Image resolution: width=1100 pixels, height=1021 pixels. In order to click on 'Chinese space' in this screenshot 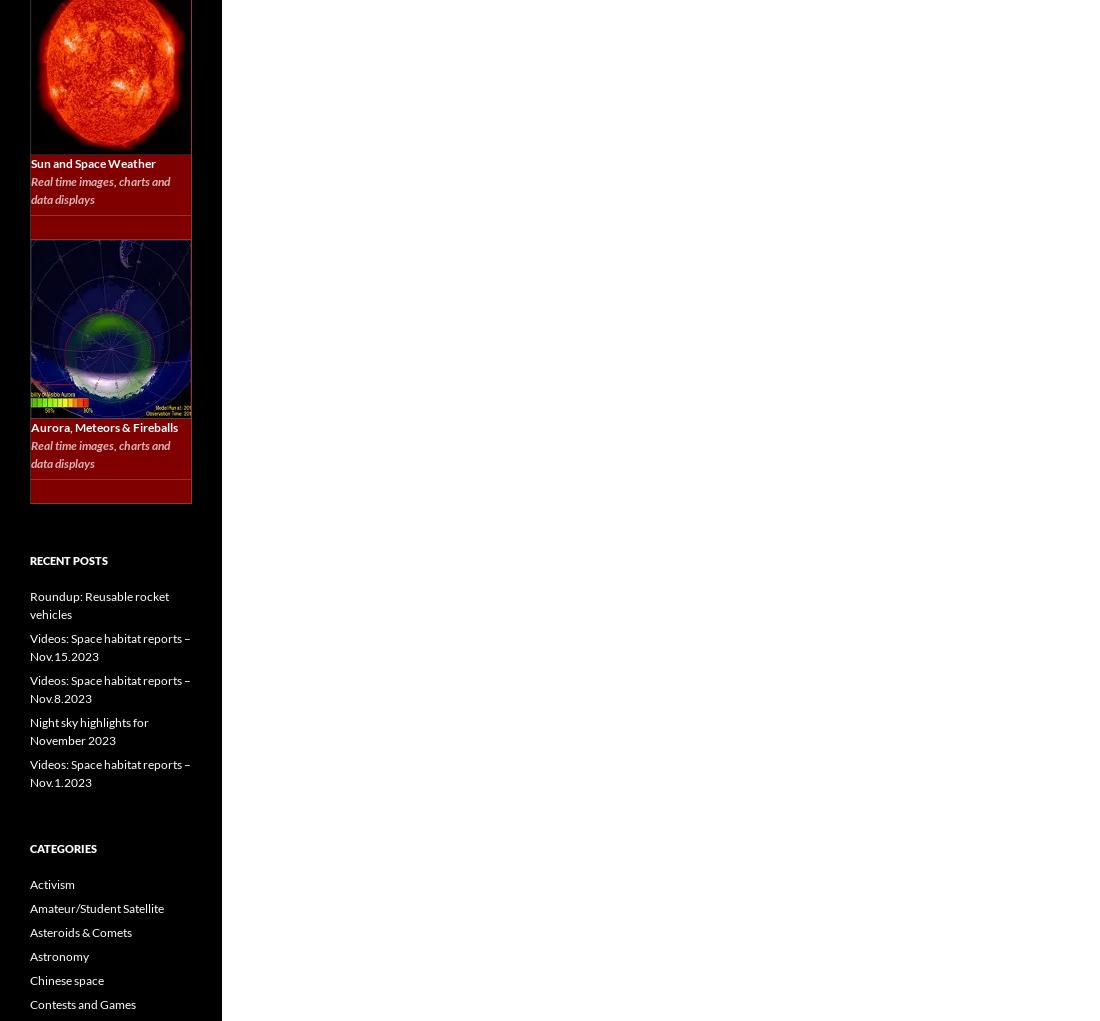, I will do `click(65, 979)`.